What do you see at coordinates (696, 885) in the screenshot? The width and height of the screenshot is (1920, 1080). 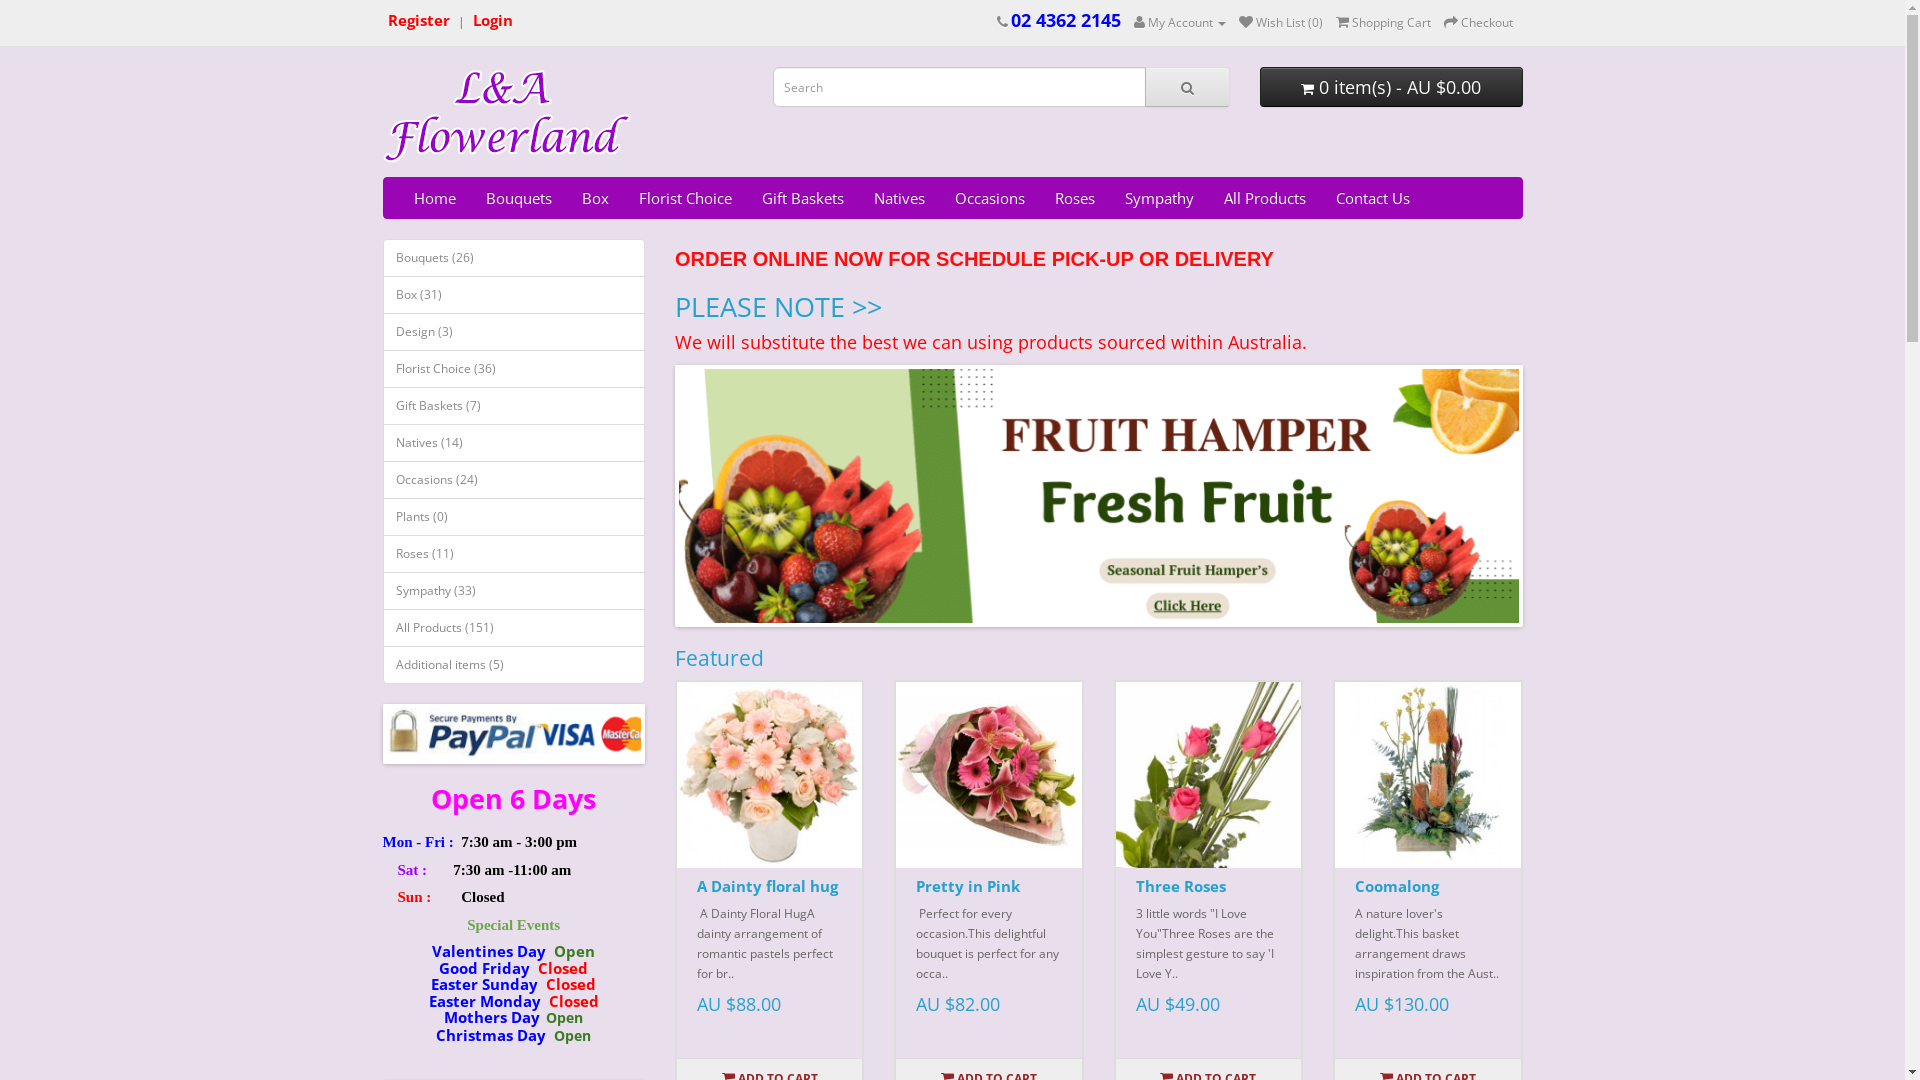 I see `'A Dainty floral hug'` at bounding box center [696, 885].